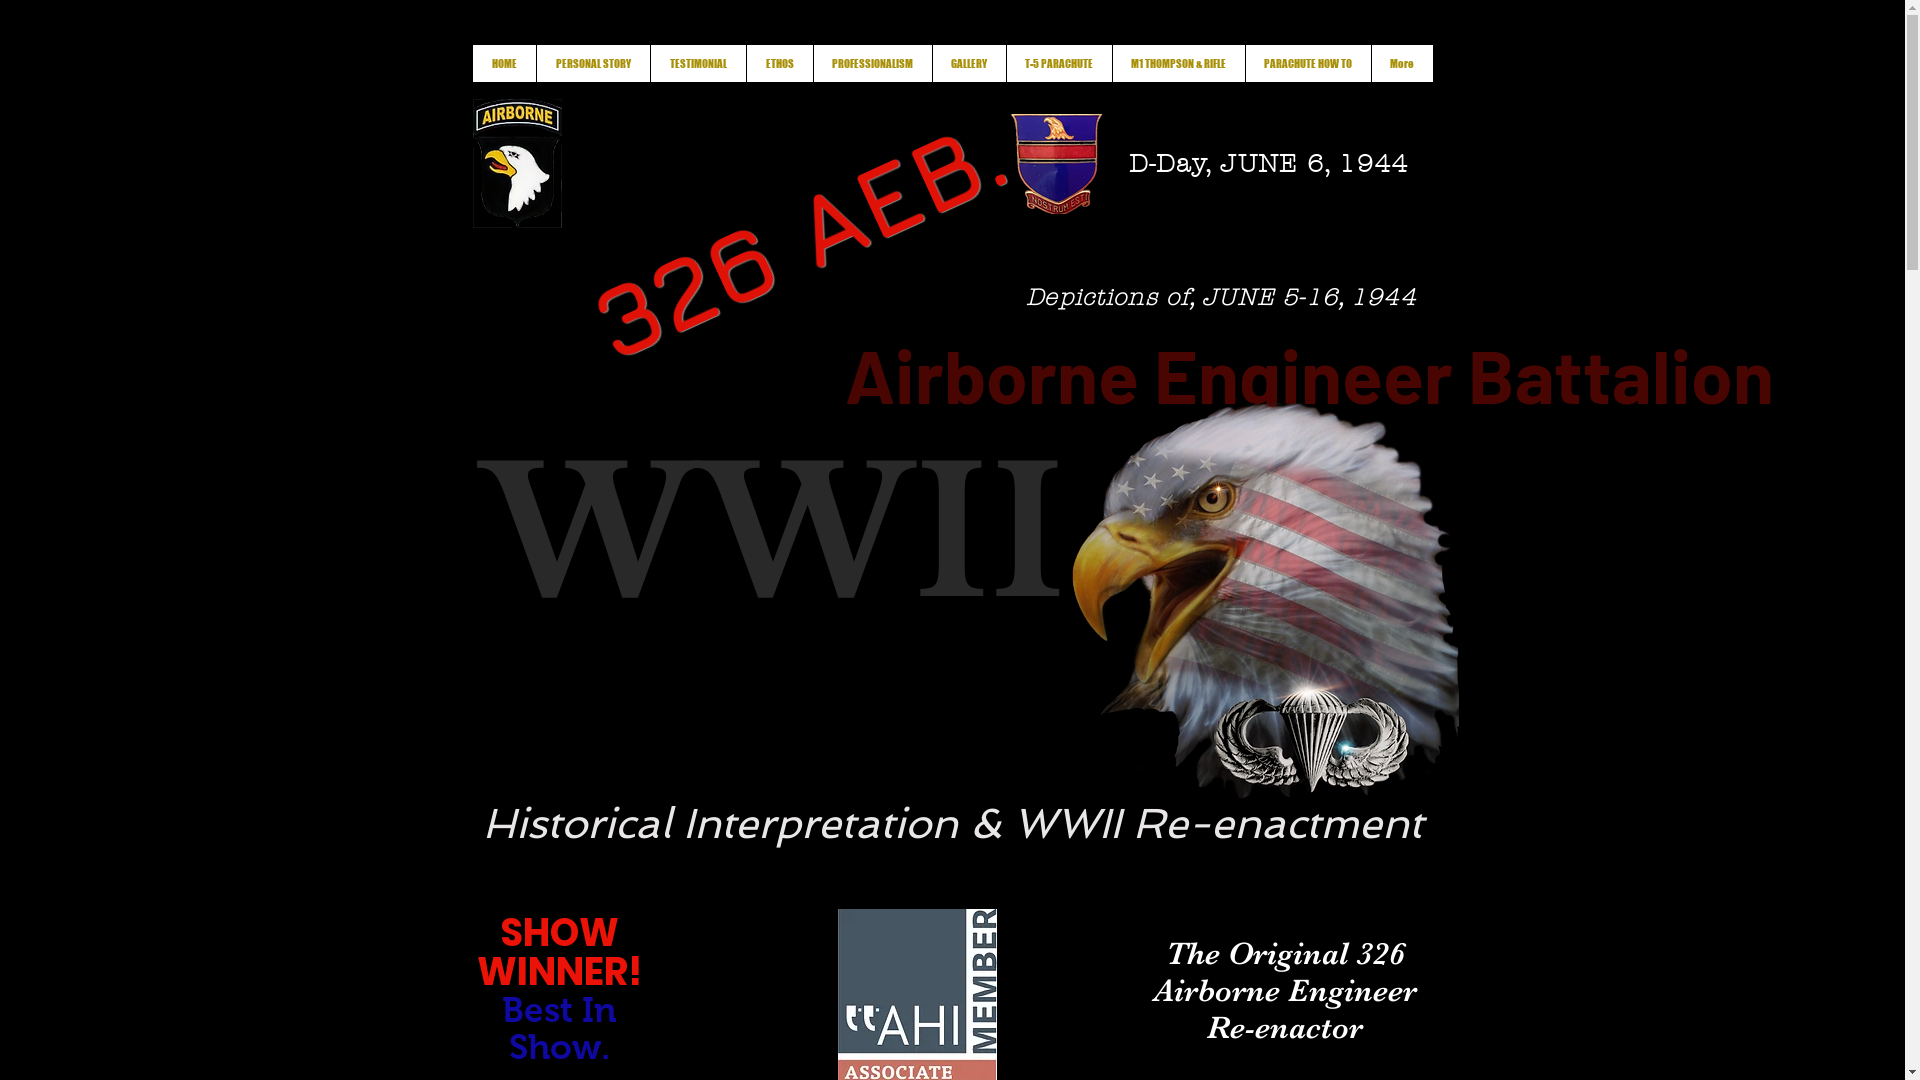 The width and height of the screenshot is (1920, 1080). What do you see at coordinates (930, 62) in the screenshot?
I see `'GALLERY'` at bounding box center [930, 62].